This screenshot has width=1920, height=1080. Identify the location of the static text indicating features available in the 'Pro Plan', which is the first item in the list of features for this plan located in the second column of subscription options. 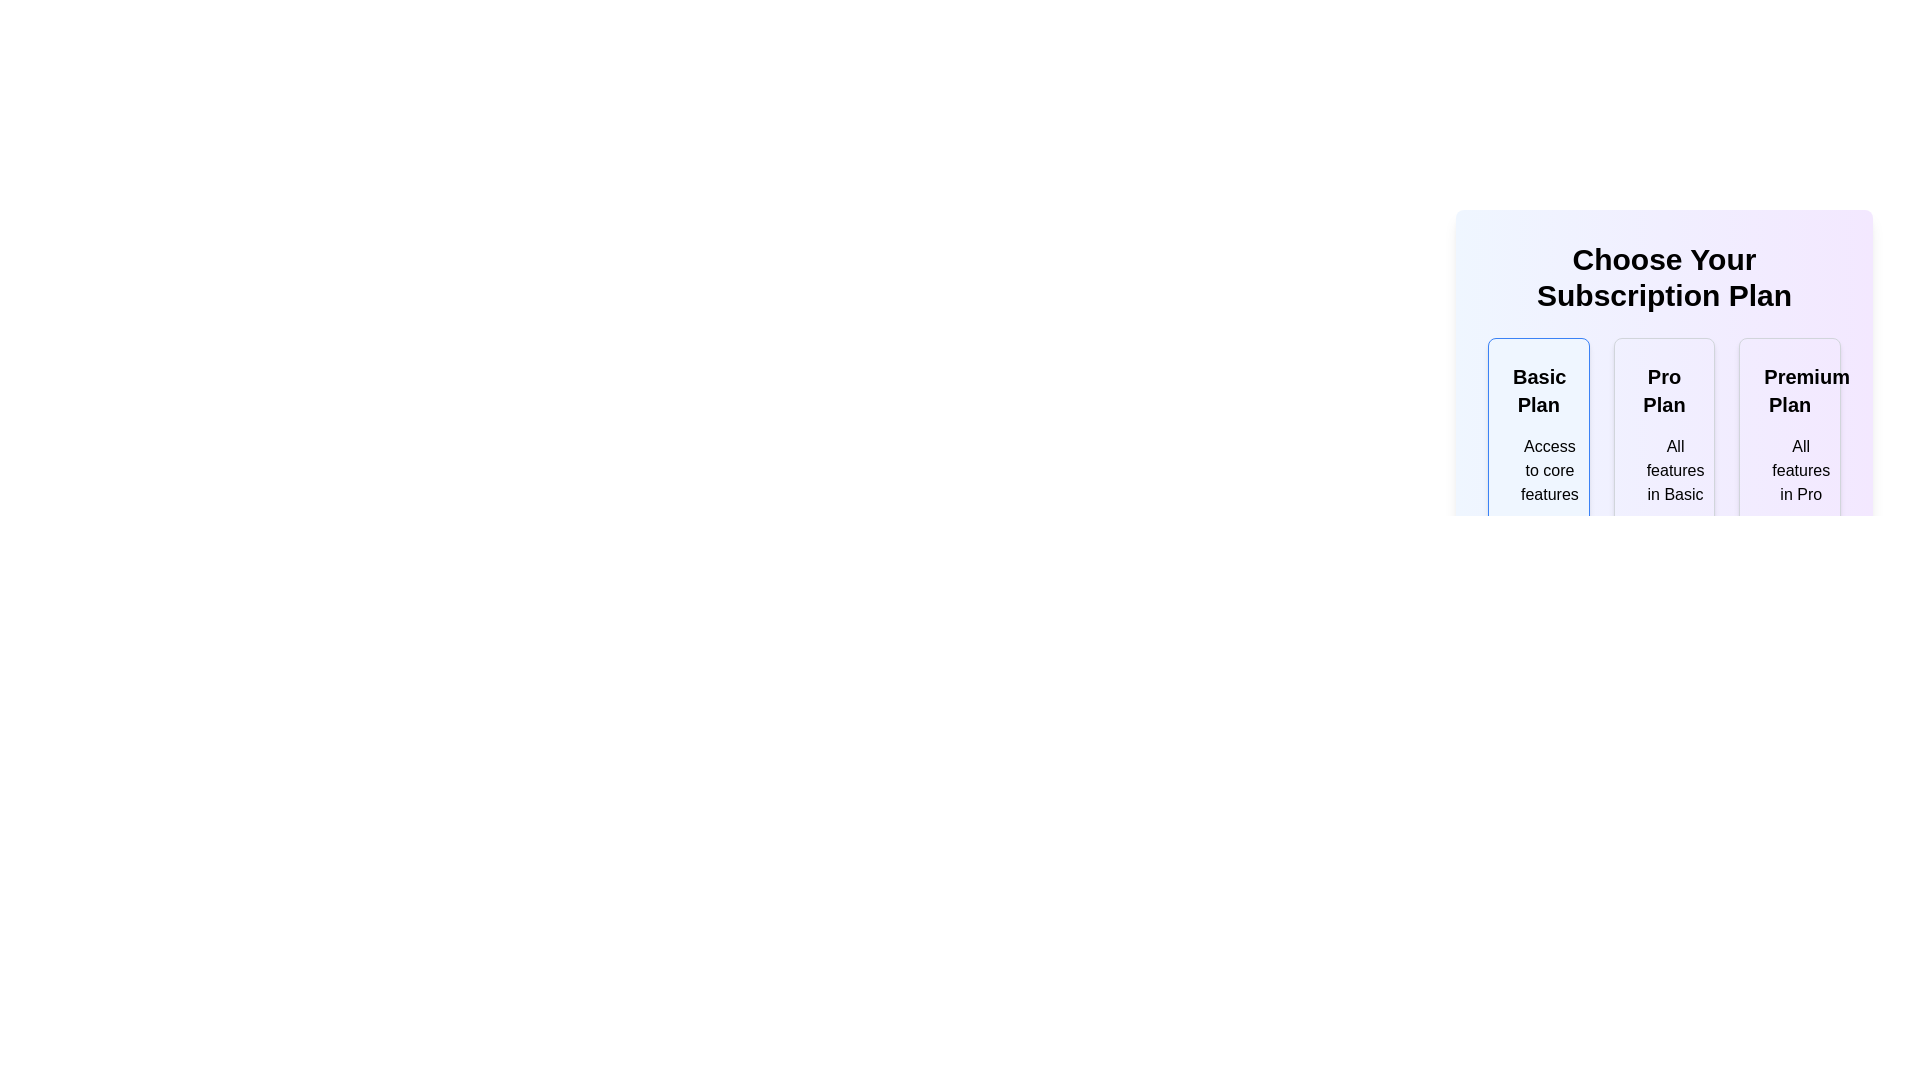
(1664, 470).